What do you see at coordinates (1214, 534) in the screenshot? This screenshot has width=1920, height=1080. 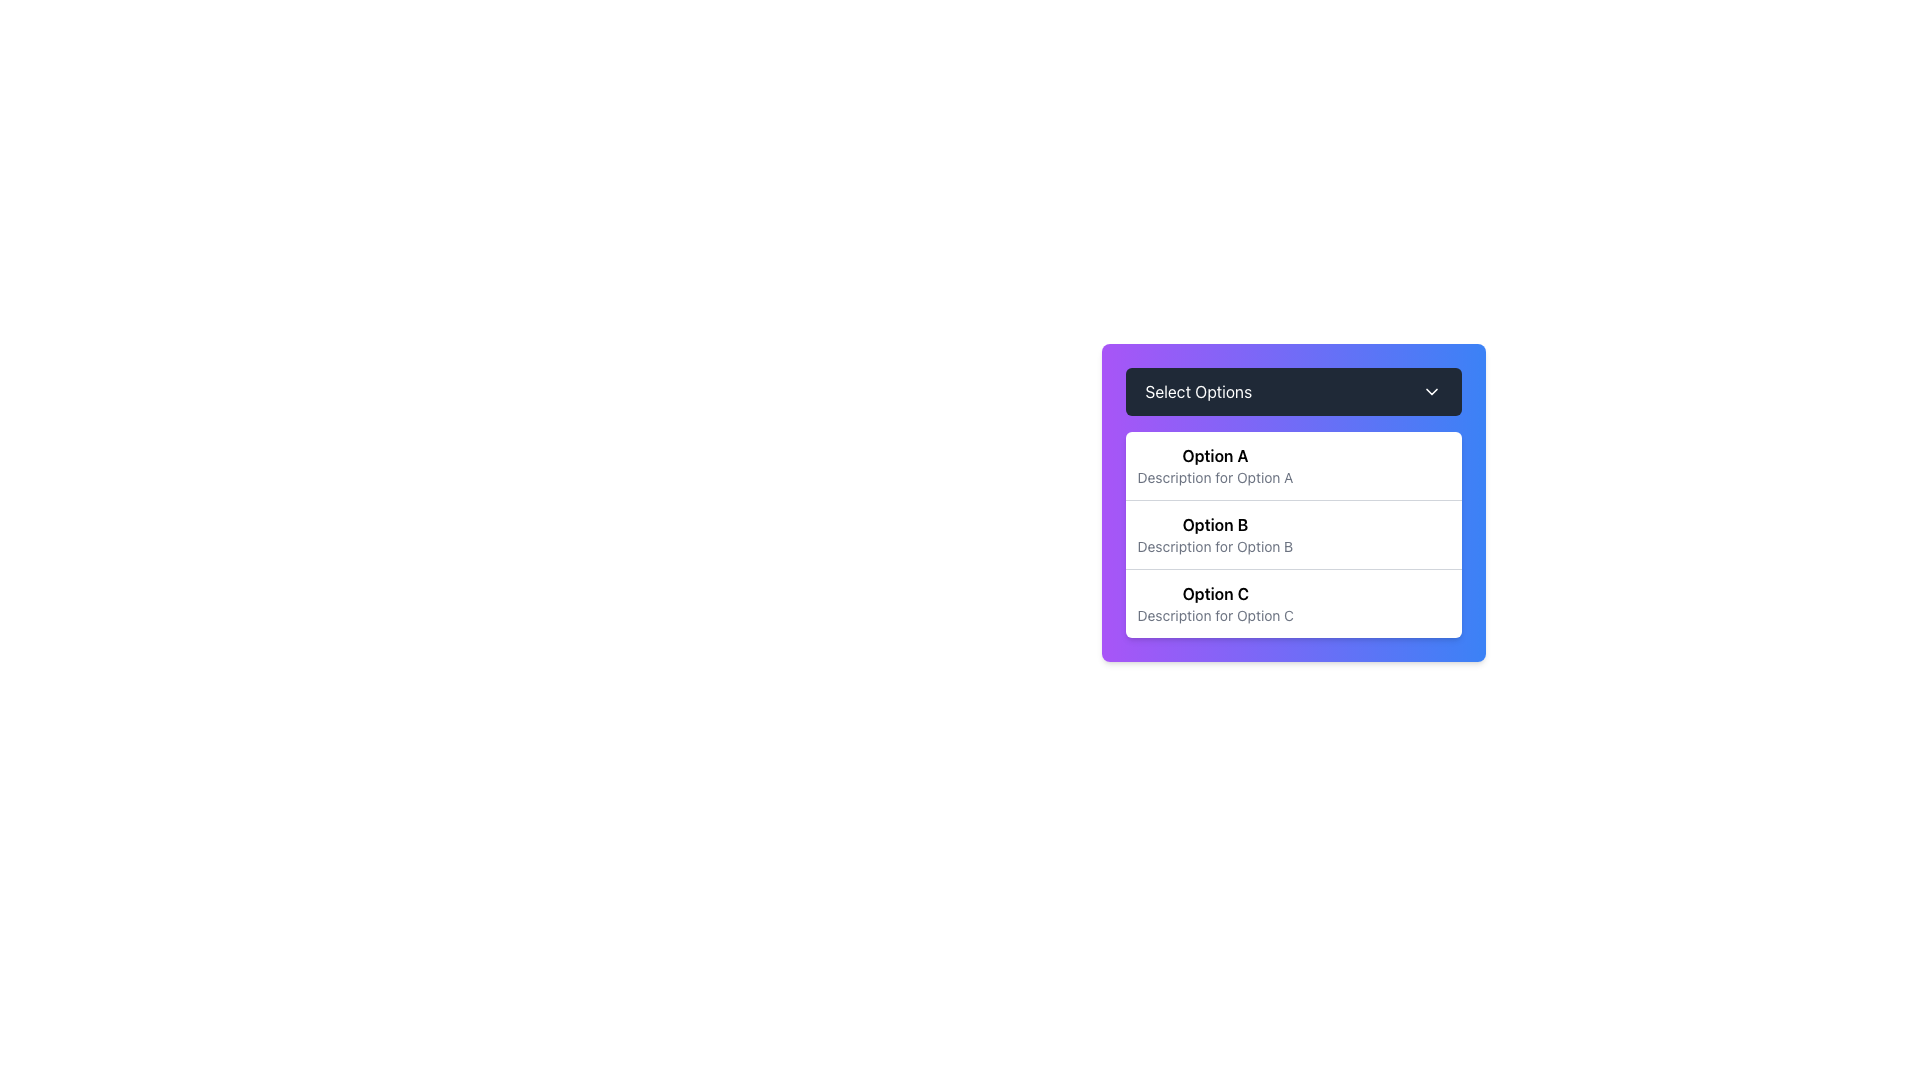 I see `the text entry "Option B" in the dropdown list` at bounding box center [1214, 534].